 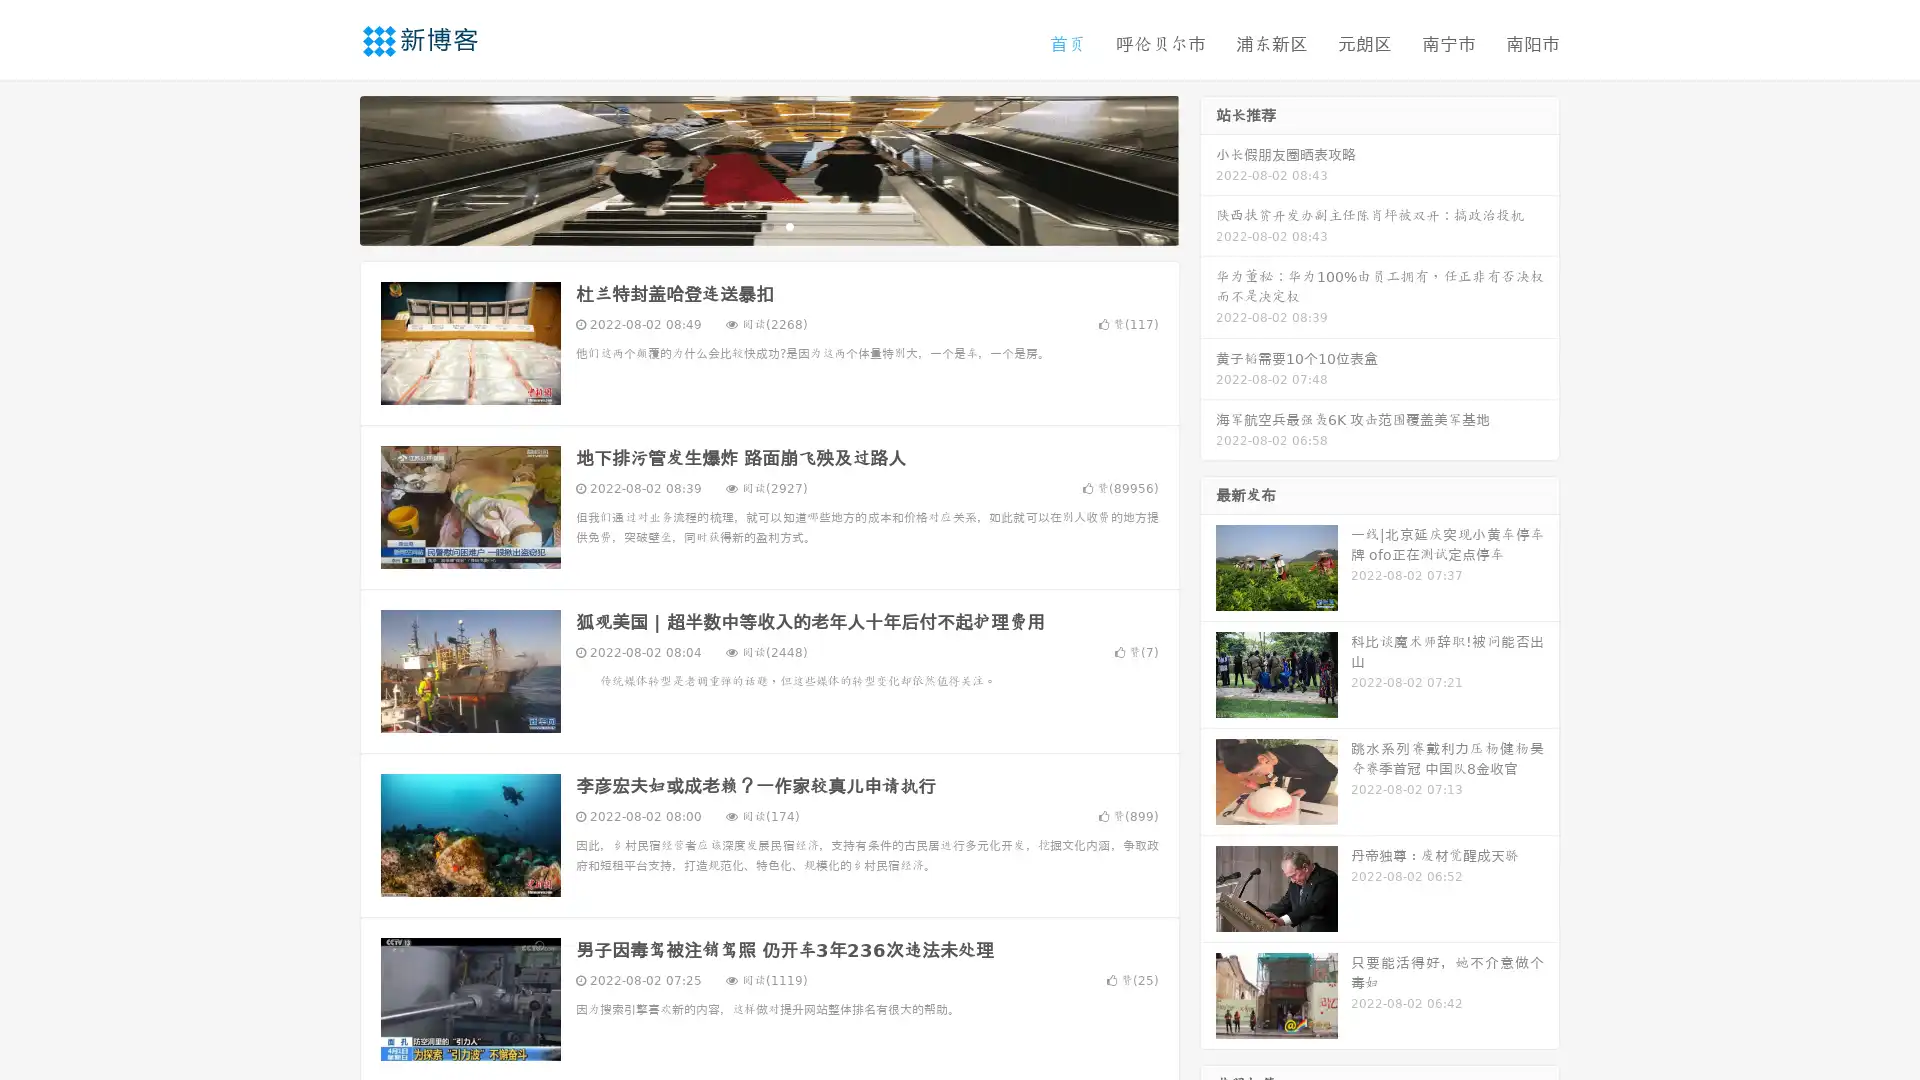 I want to click on Previous slide, so click(x=330, y=168).